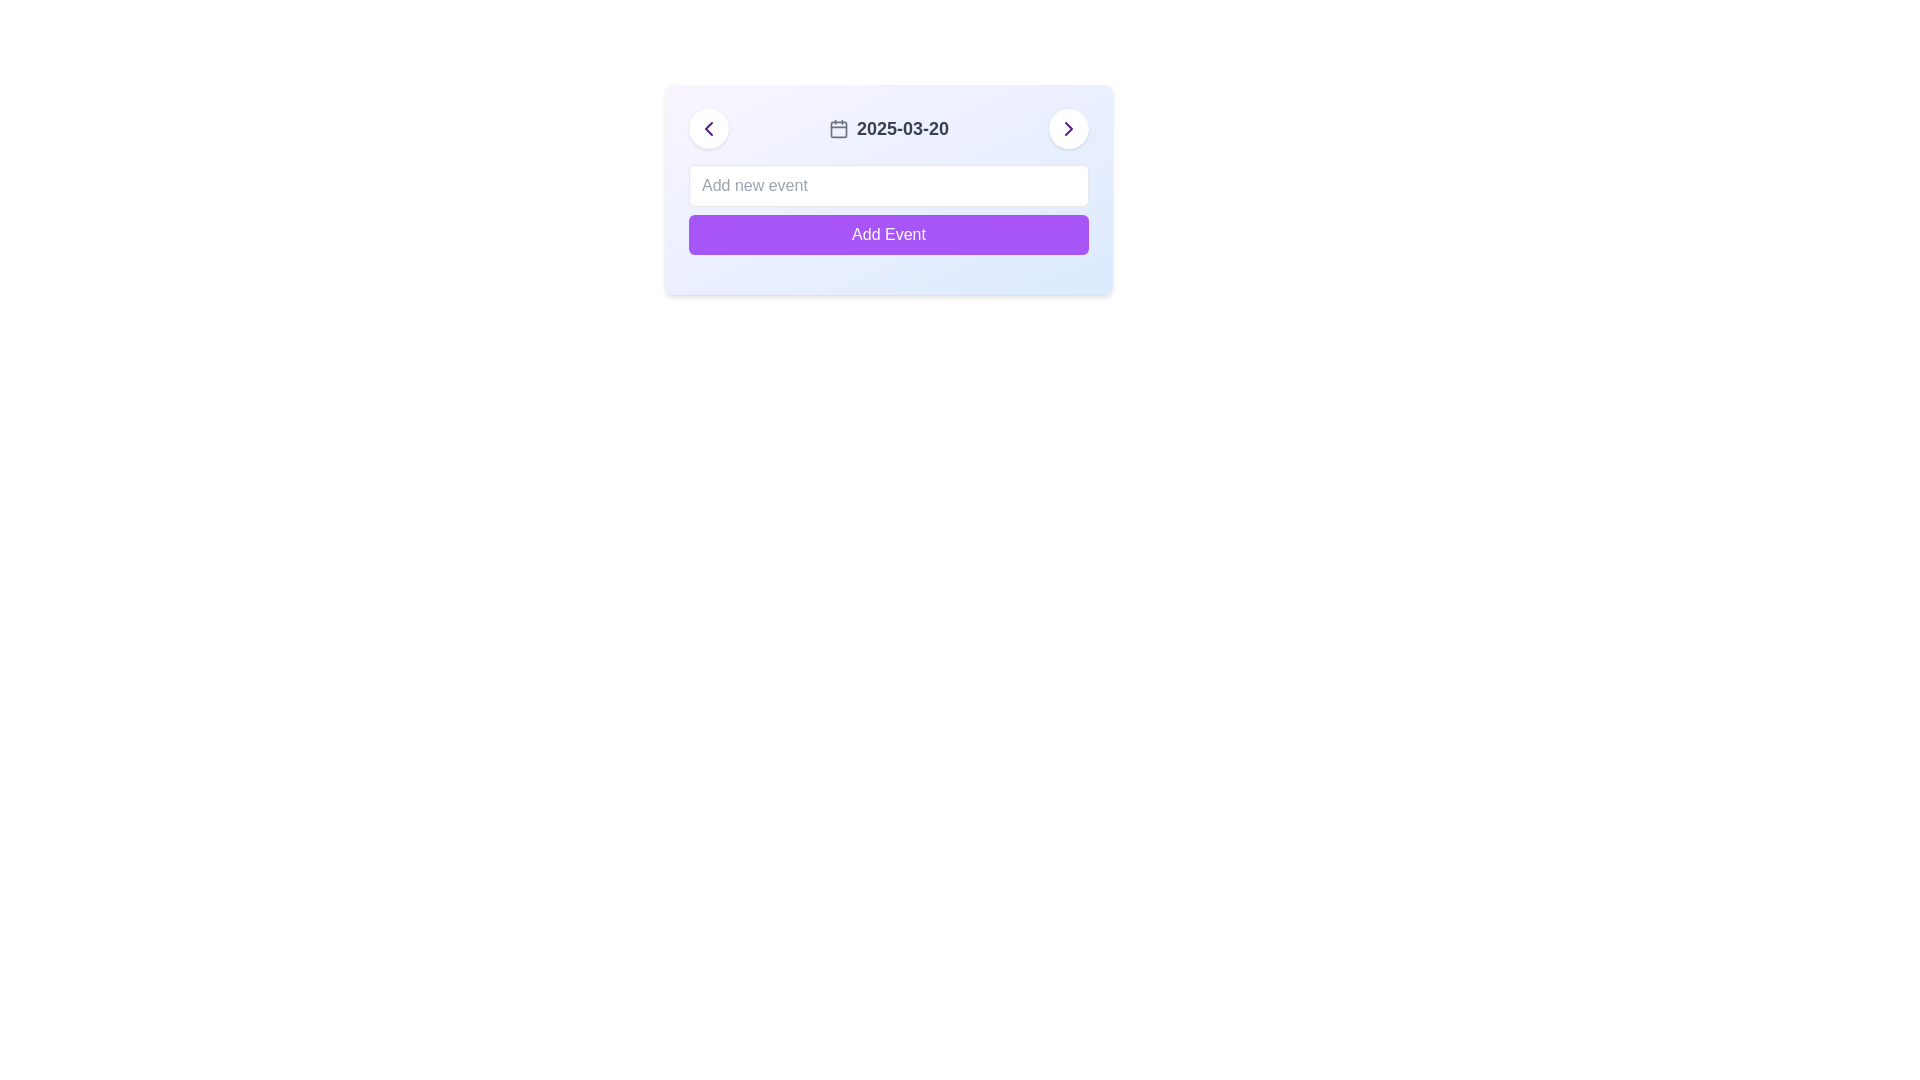 Image resolution: width=1920 pixels, height=1080 pixels. What do you see at coordinates (709, 128) in the screenshot?
I see `the circular button with a white background and purple left-pointing chevron icon` at bounding box center [709, 128].